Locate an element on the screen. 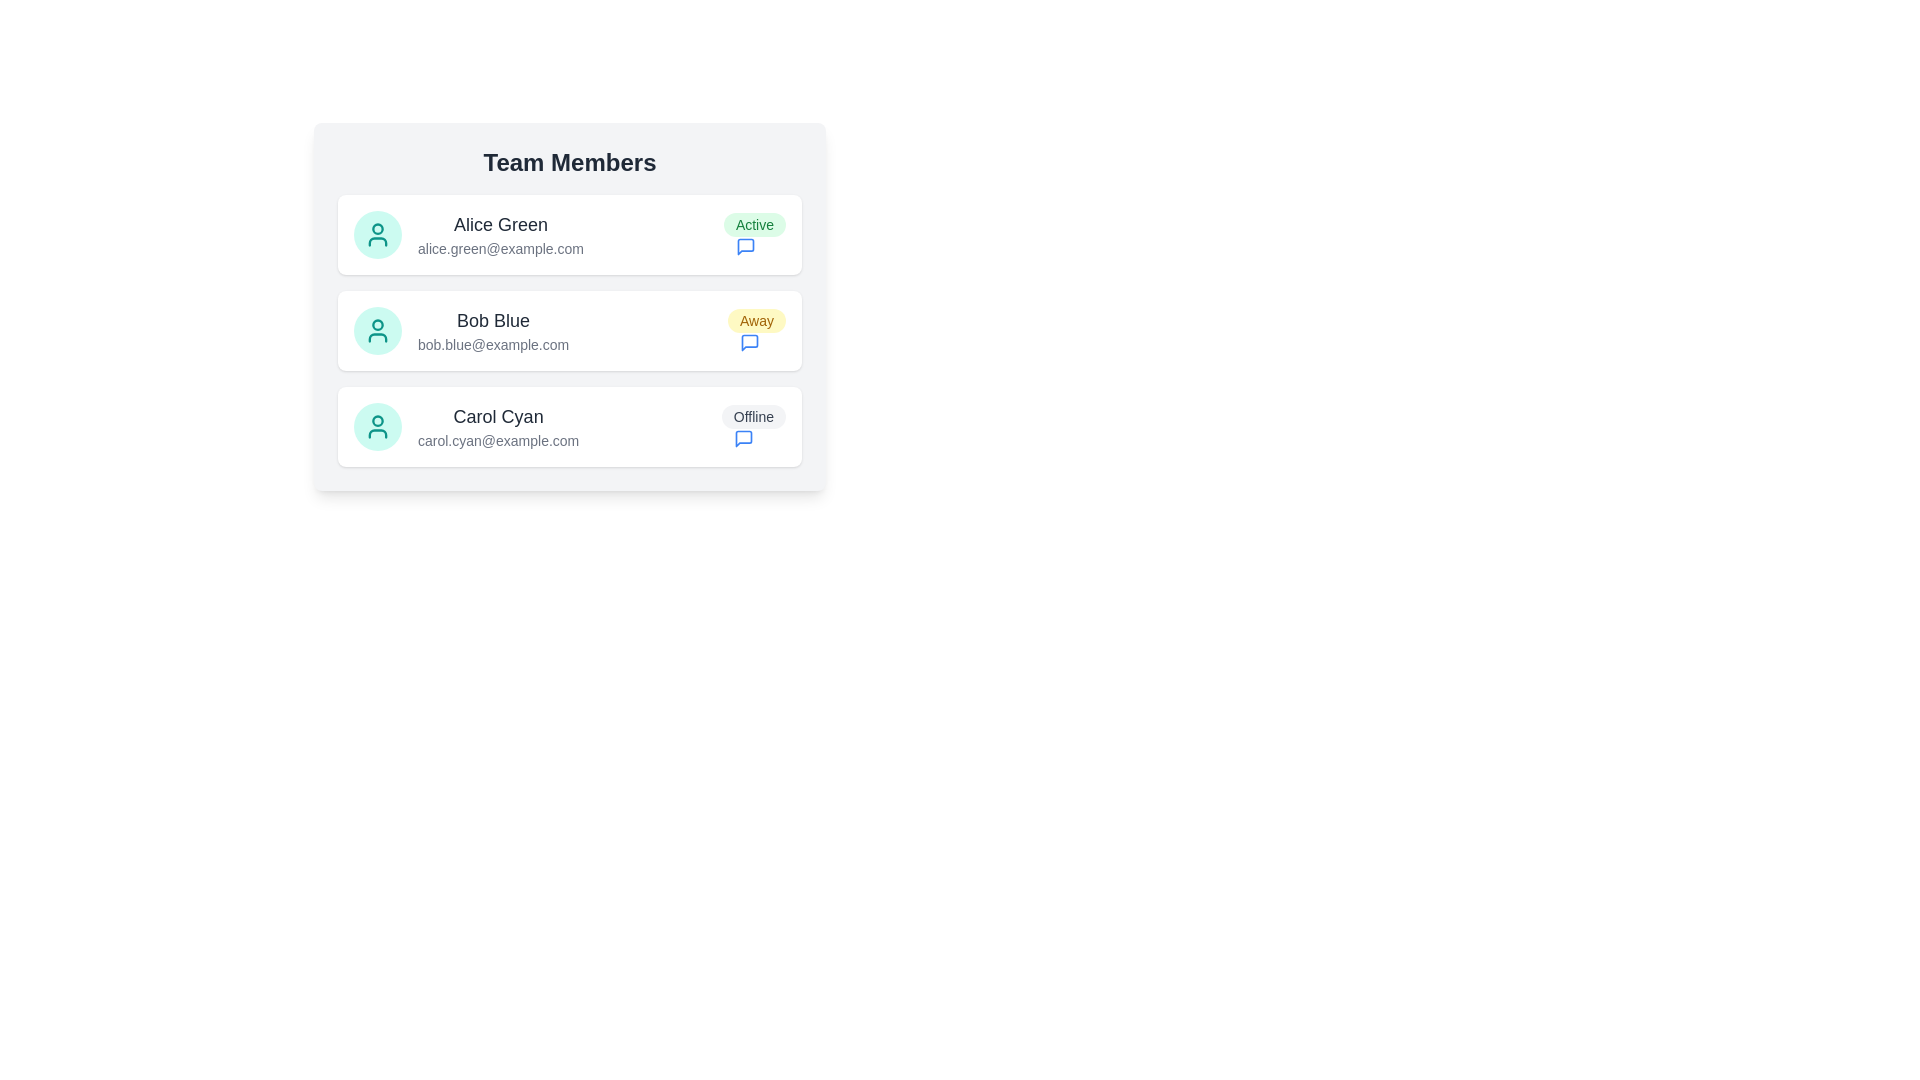  the user avatar icon located in the top-left region next to the name 'Alice Green' is located at coordinates (378, 241).